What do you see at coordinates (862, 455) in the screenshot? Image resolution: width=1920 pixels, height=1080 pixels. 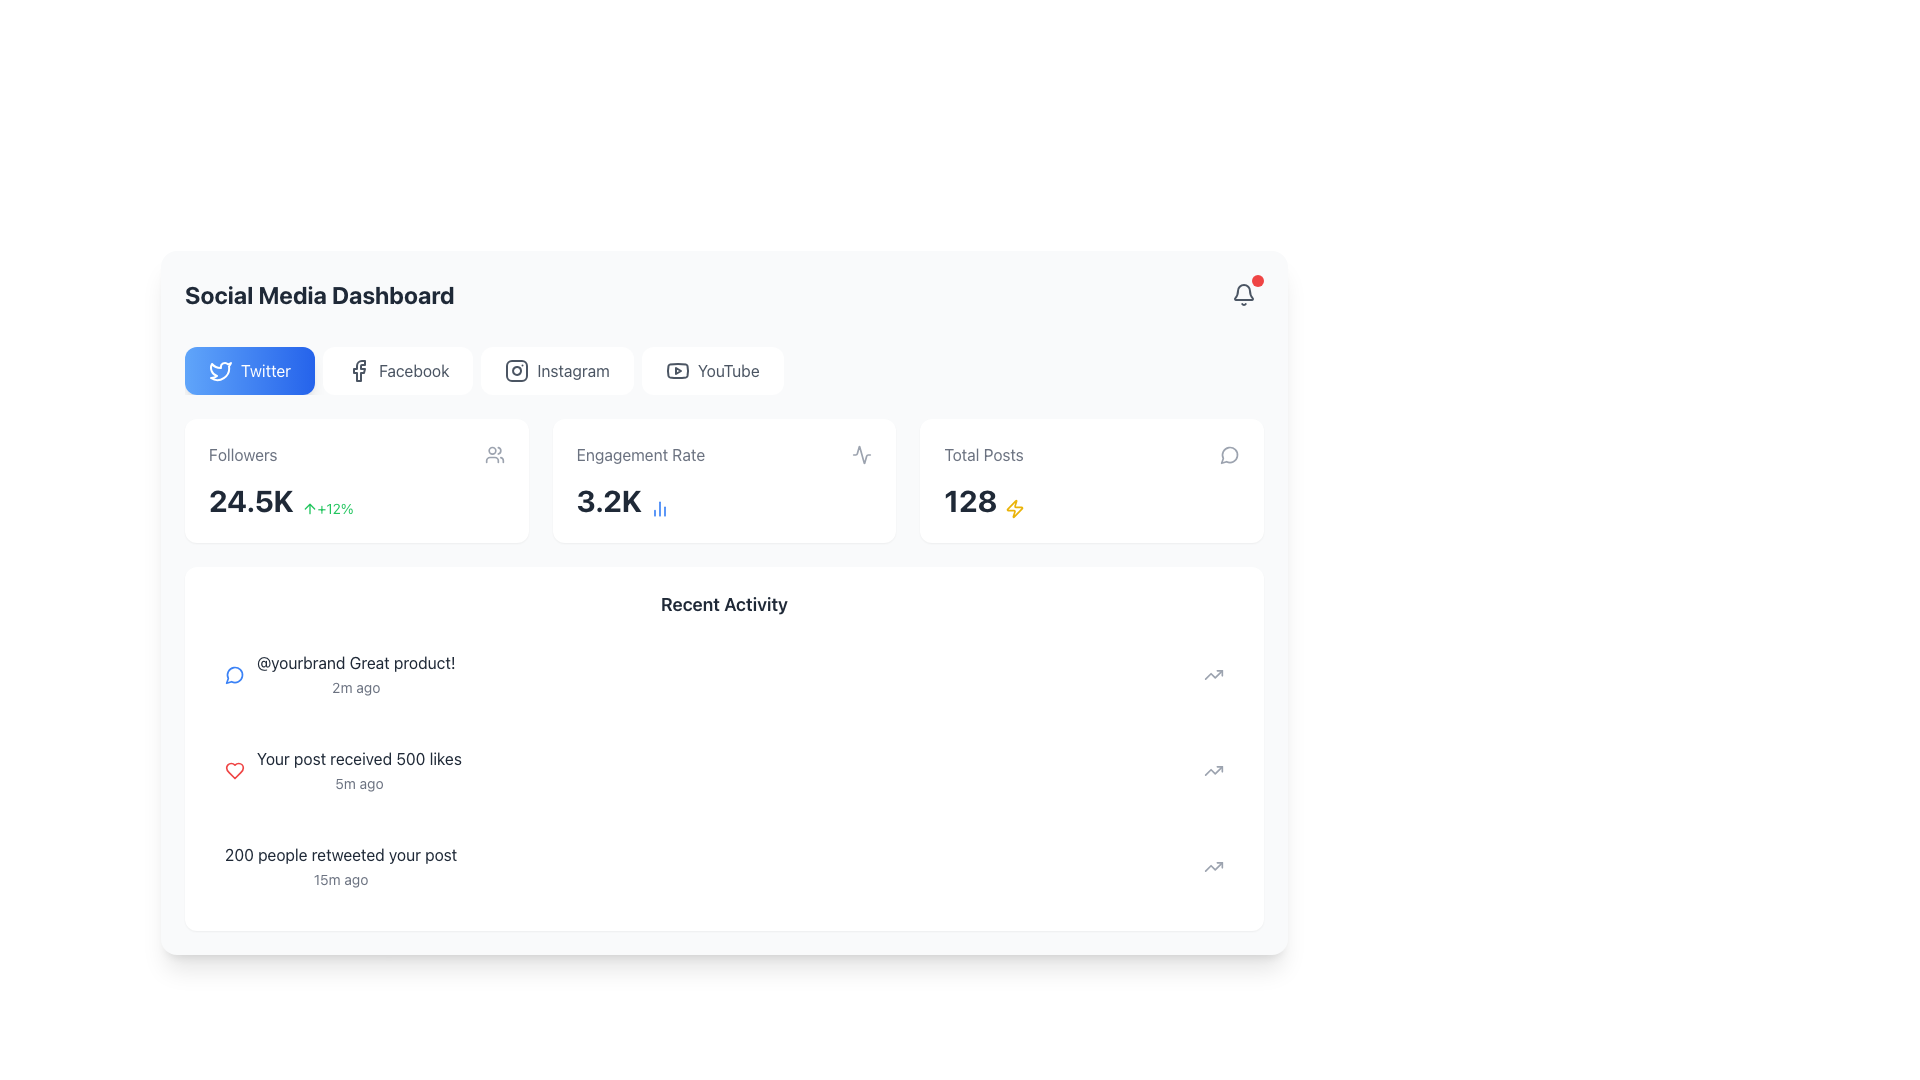 I see `the SVG icon located in the top-right corner of the dashboard, near the notification bell indicator` at bounding box center [862, 455].